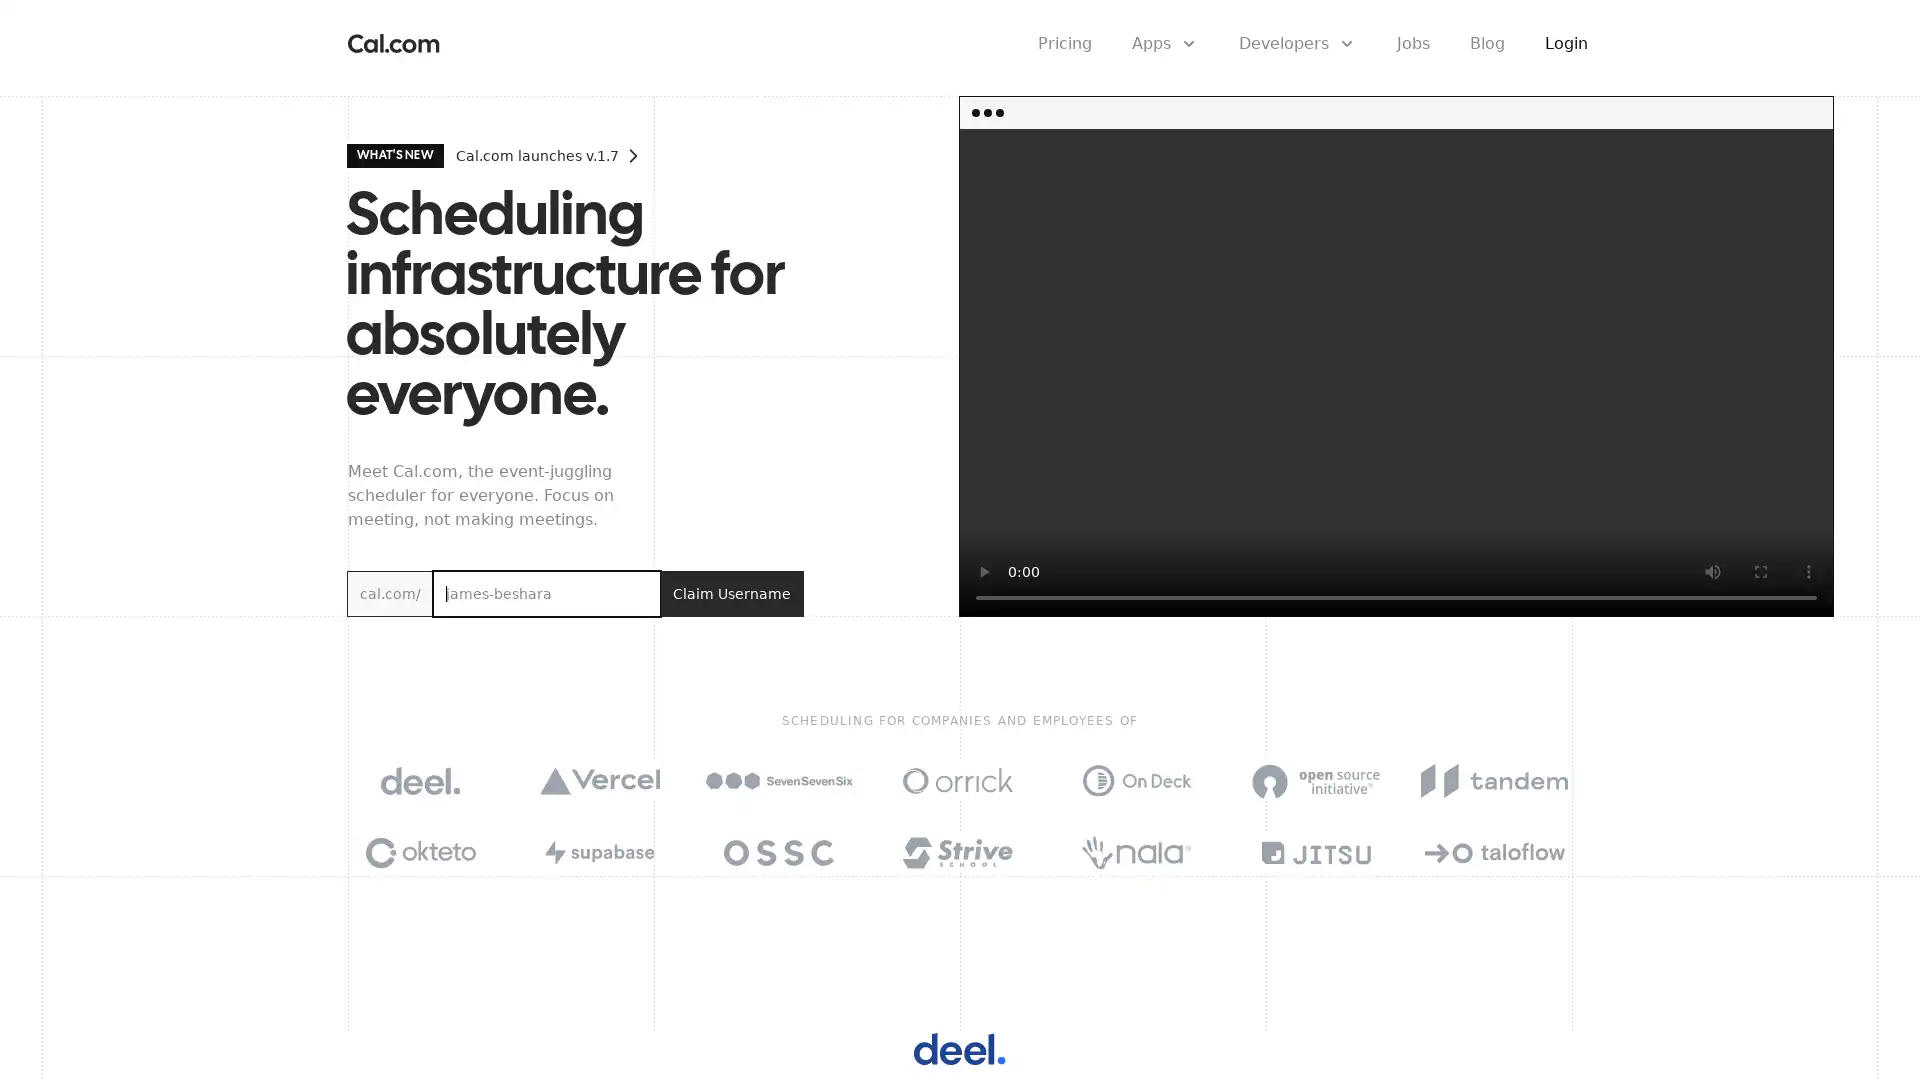 This screenshot has width=1920, height=1080. What do you see at coordinates (1809, 571) in the screenshot?
I see `show more media controls` at bounding box center [1809, 571].